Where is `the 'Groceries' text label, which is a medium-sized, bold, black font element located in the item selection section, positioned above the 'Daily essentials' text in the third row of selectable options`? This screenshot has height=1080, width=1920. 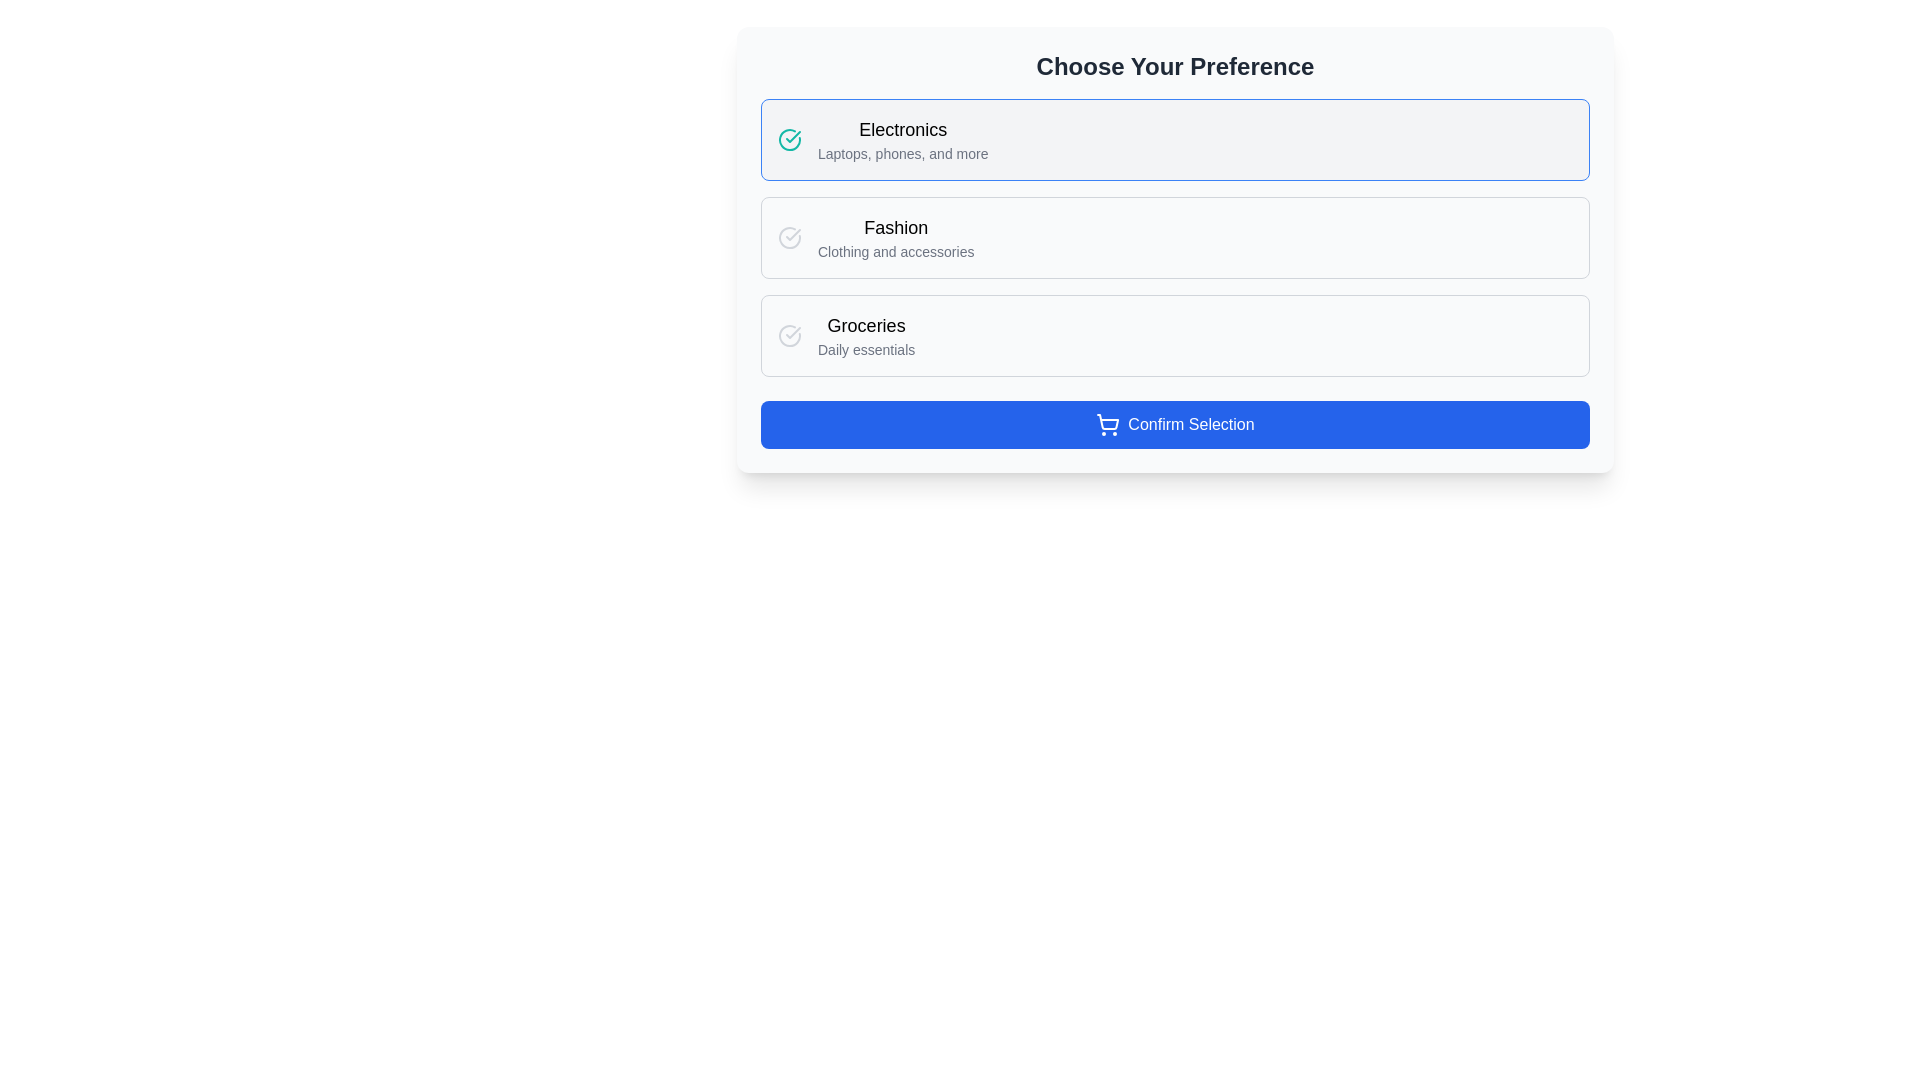 the 'Groceries' text label, which is a medium-sized, bold, black font element located in the item selection section, positioned above the 'Daily essentials' text in the third row of selectable options is located at coordinates (866, 325).